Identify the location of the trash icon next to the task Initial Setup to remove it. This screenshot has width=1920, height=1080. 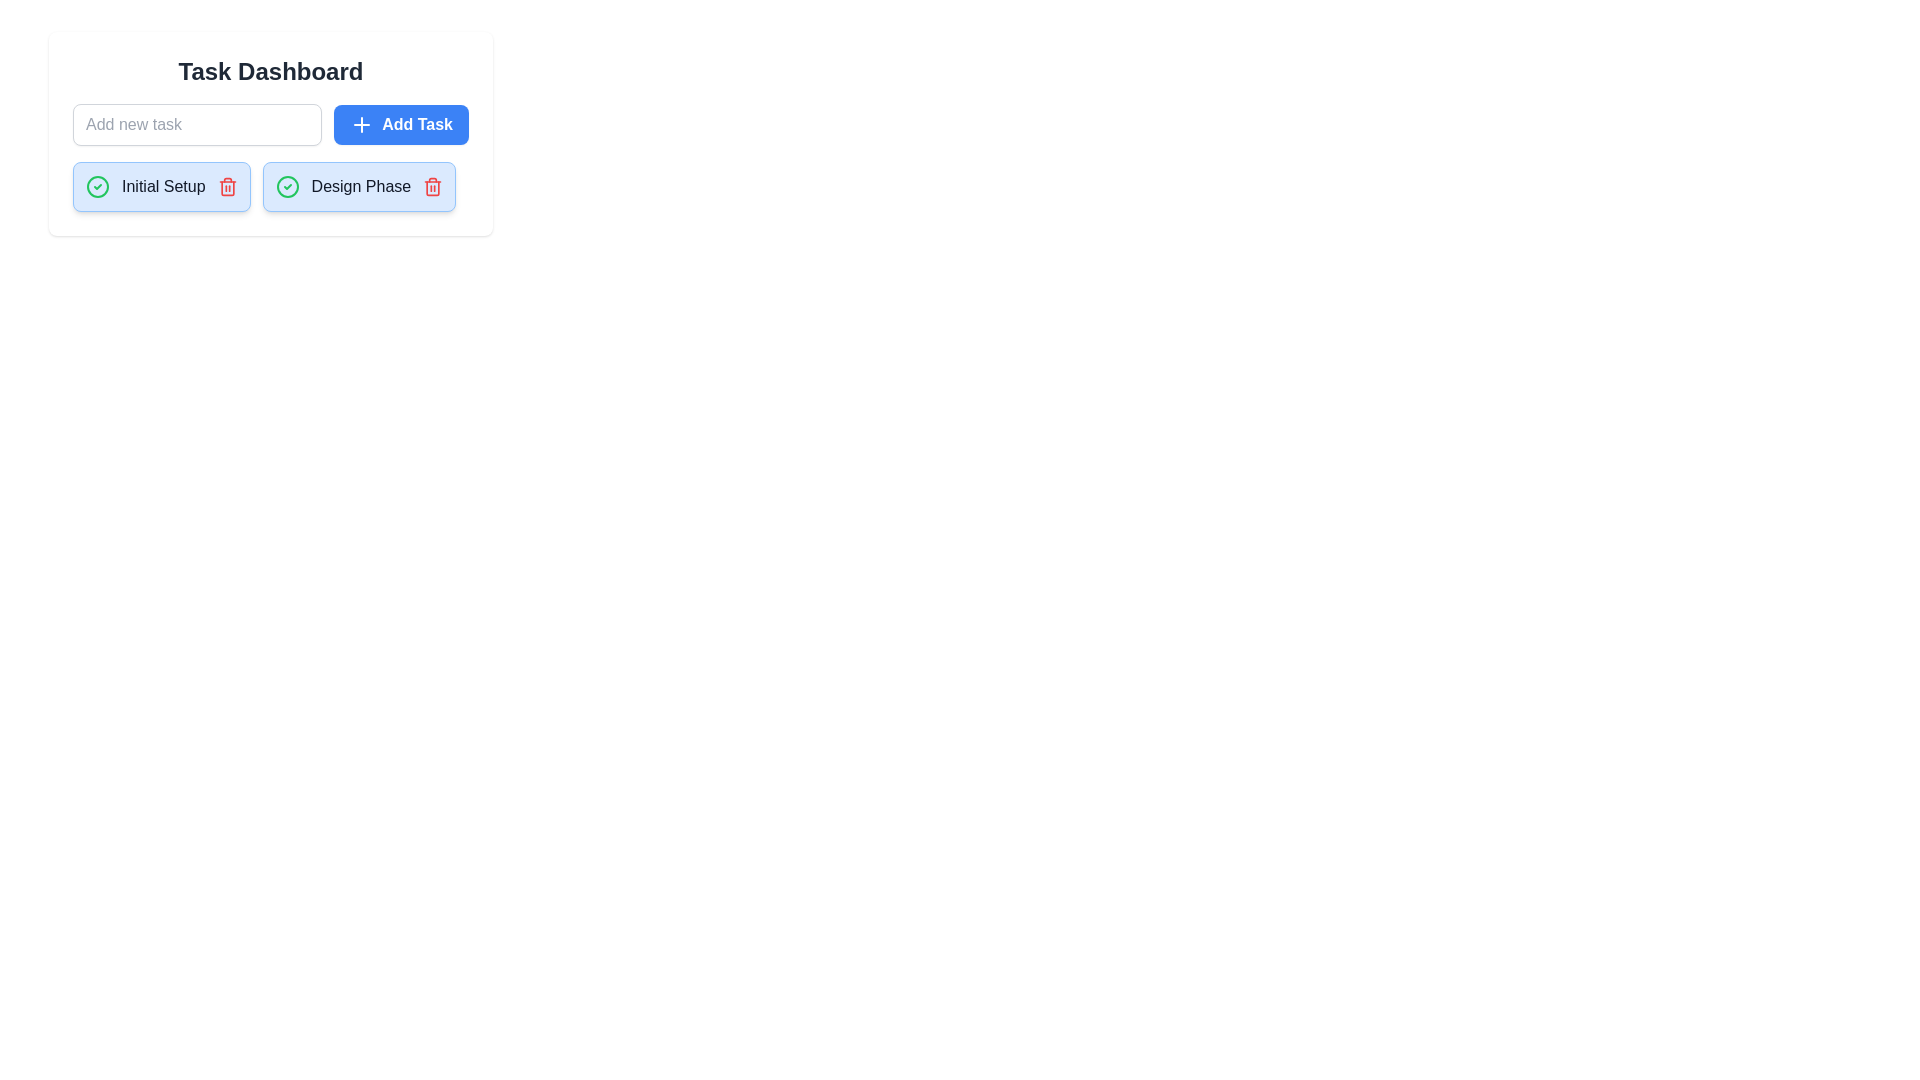
(227, 186).